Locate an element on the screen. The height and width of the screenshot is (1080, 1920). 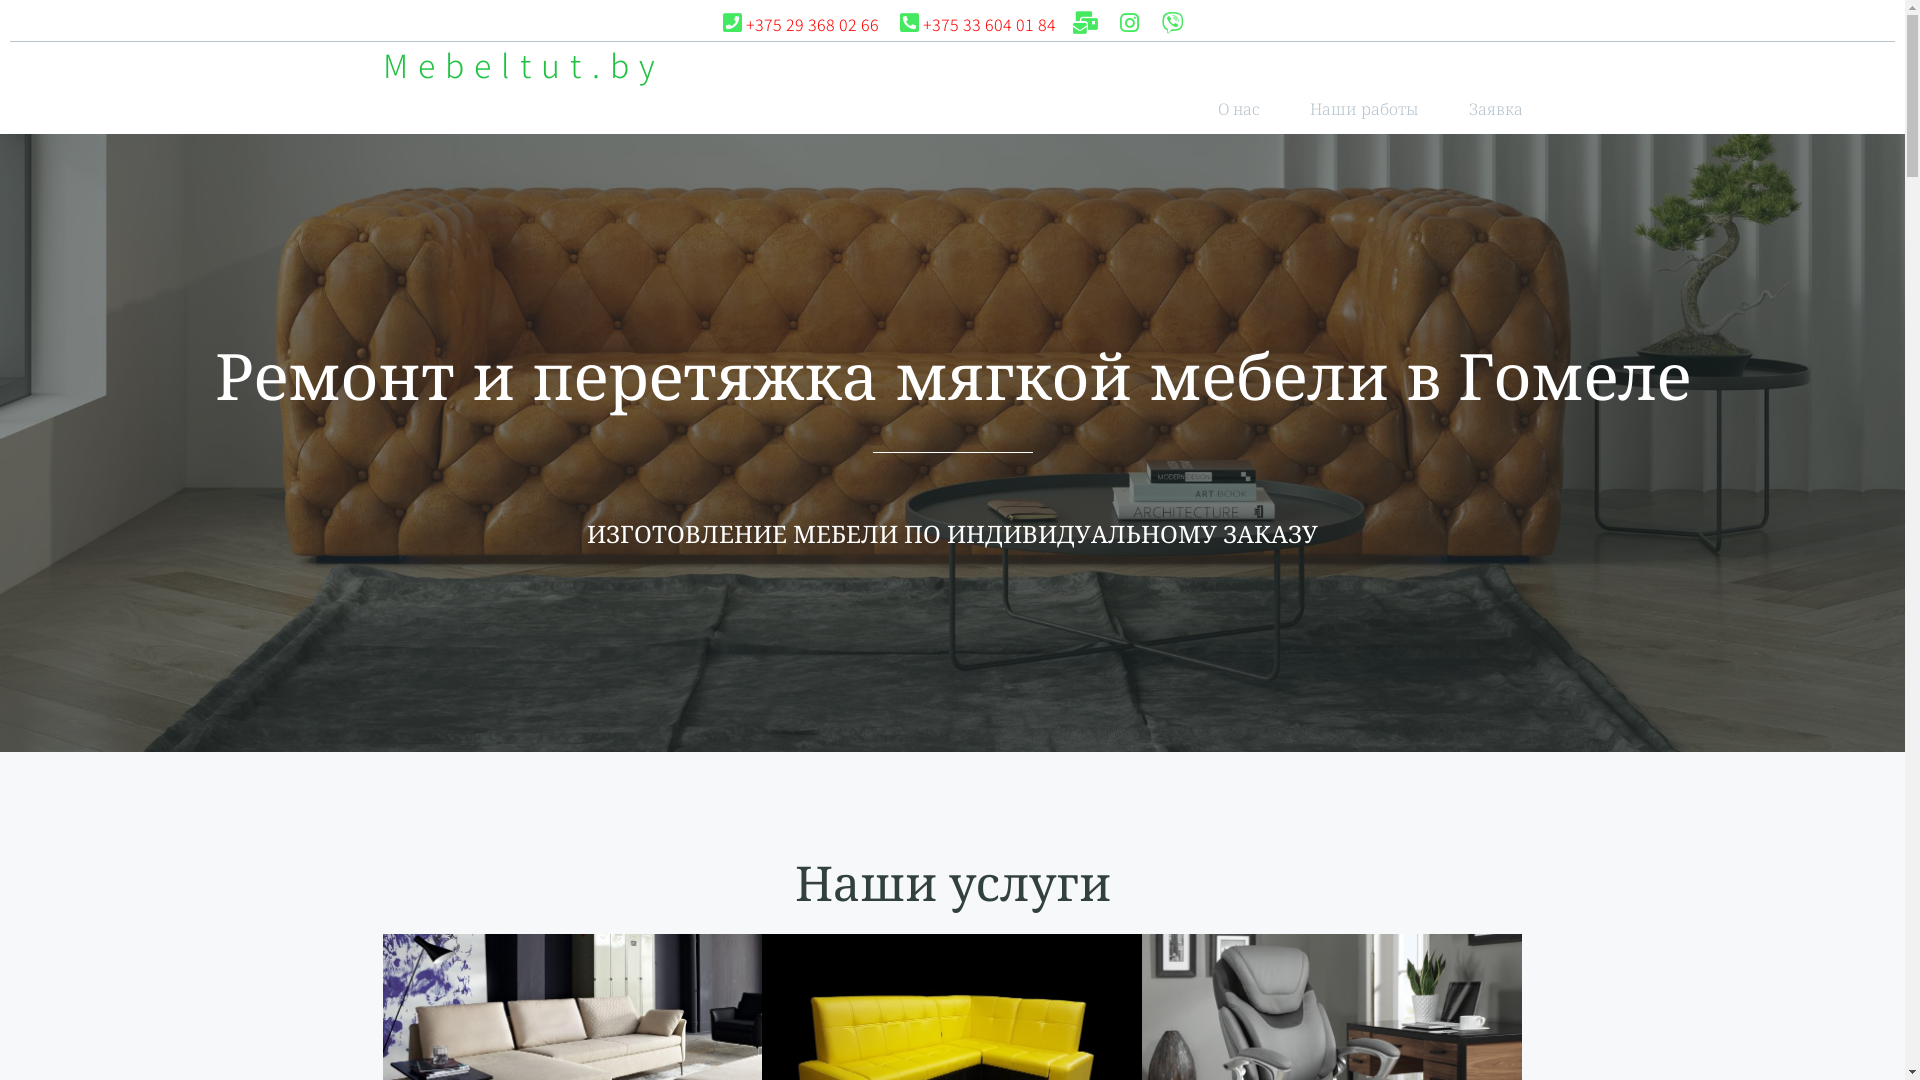
'+375 33 604 01 84' is located at coordinates (975, 24).